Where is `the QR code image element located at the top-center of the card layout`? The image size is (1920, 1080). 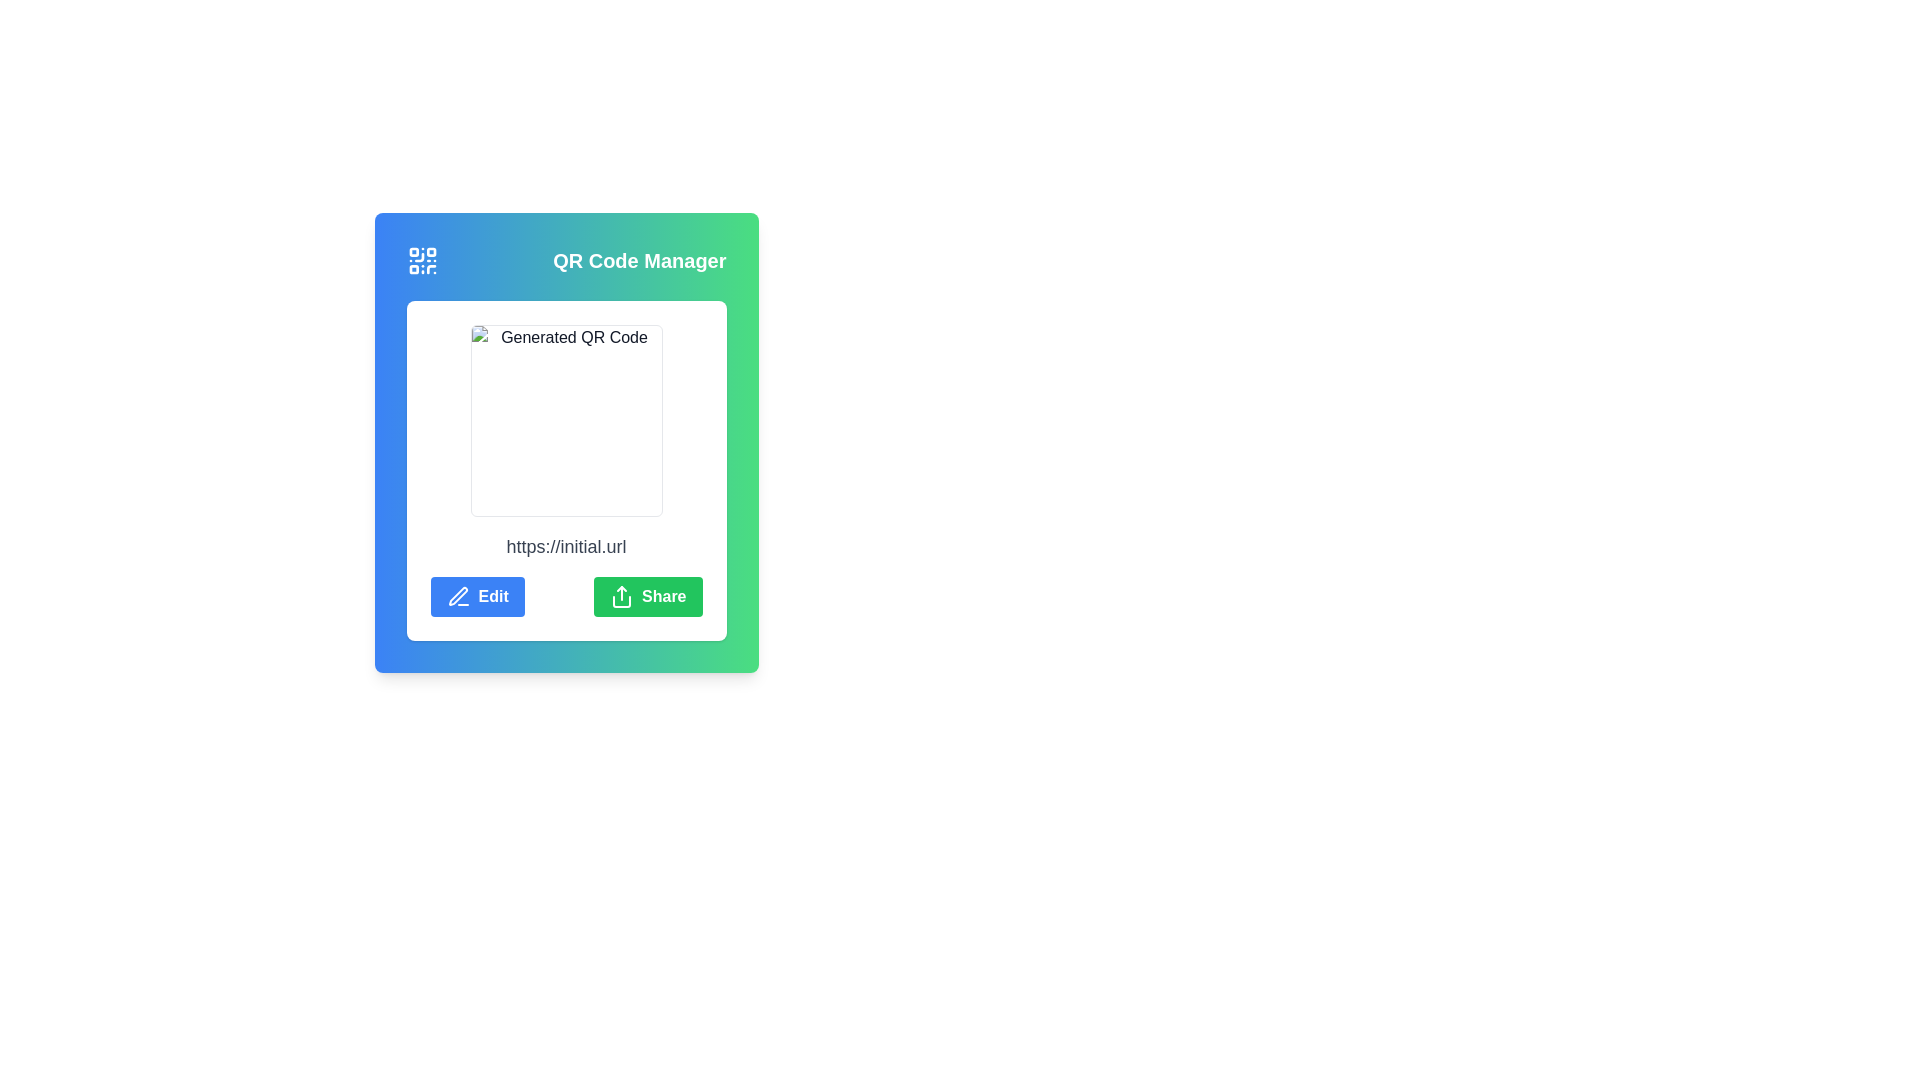
the QR code image element located at the top-center of the card layout is located at coordinates (565, 419).